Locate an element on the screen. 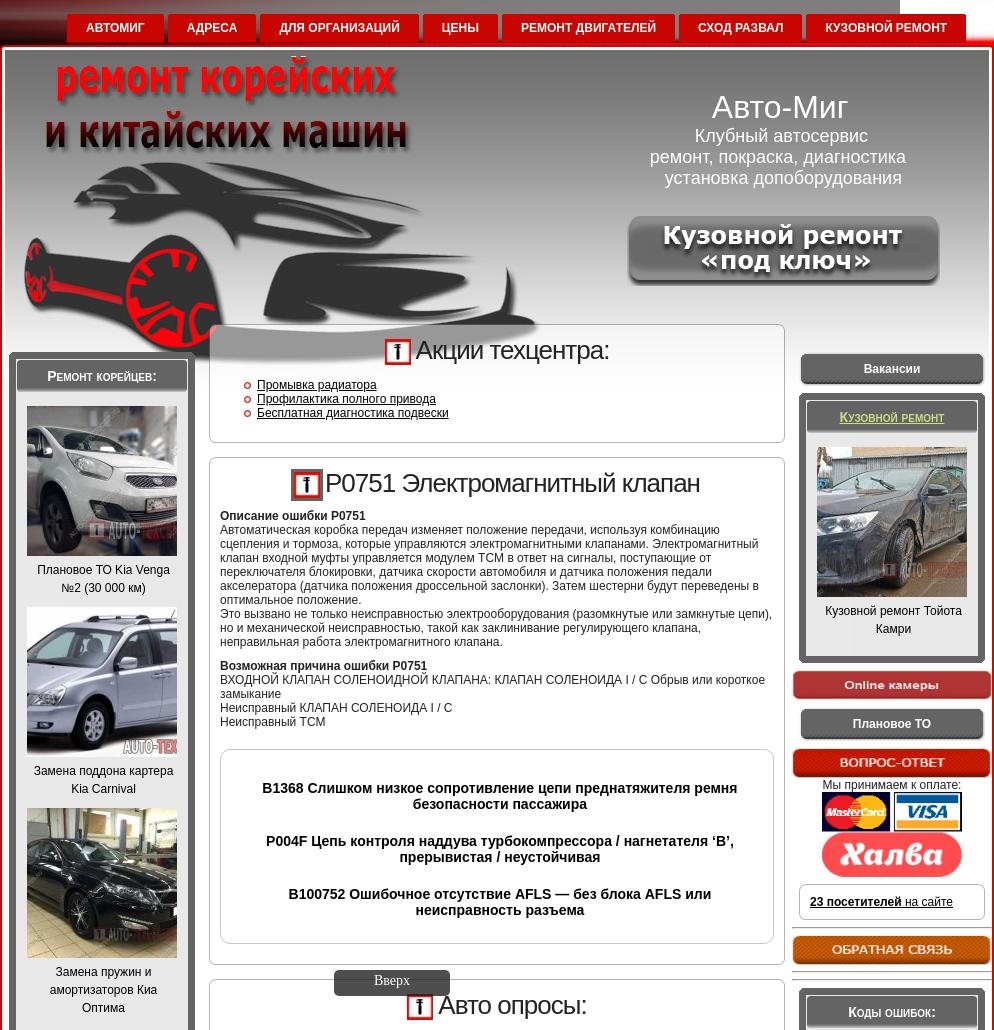  'Неисправный TCM' is located at coordinates (271, 722).